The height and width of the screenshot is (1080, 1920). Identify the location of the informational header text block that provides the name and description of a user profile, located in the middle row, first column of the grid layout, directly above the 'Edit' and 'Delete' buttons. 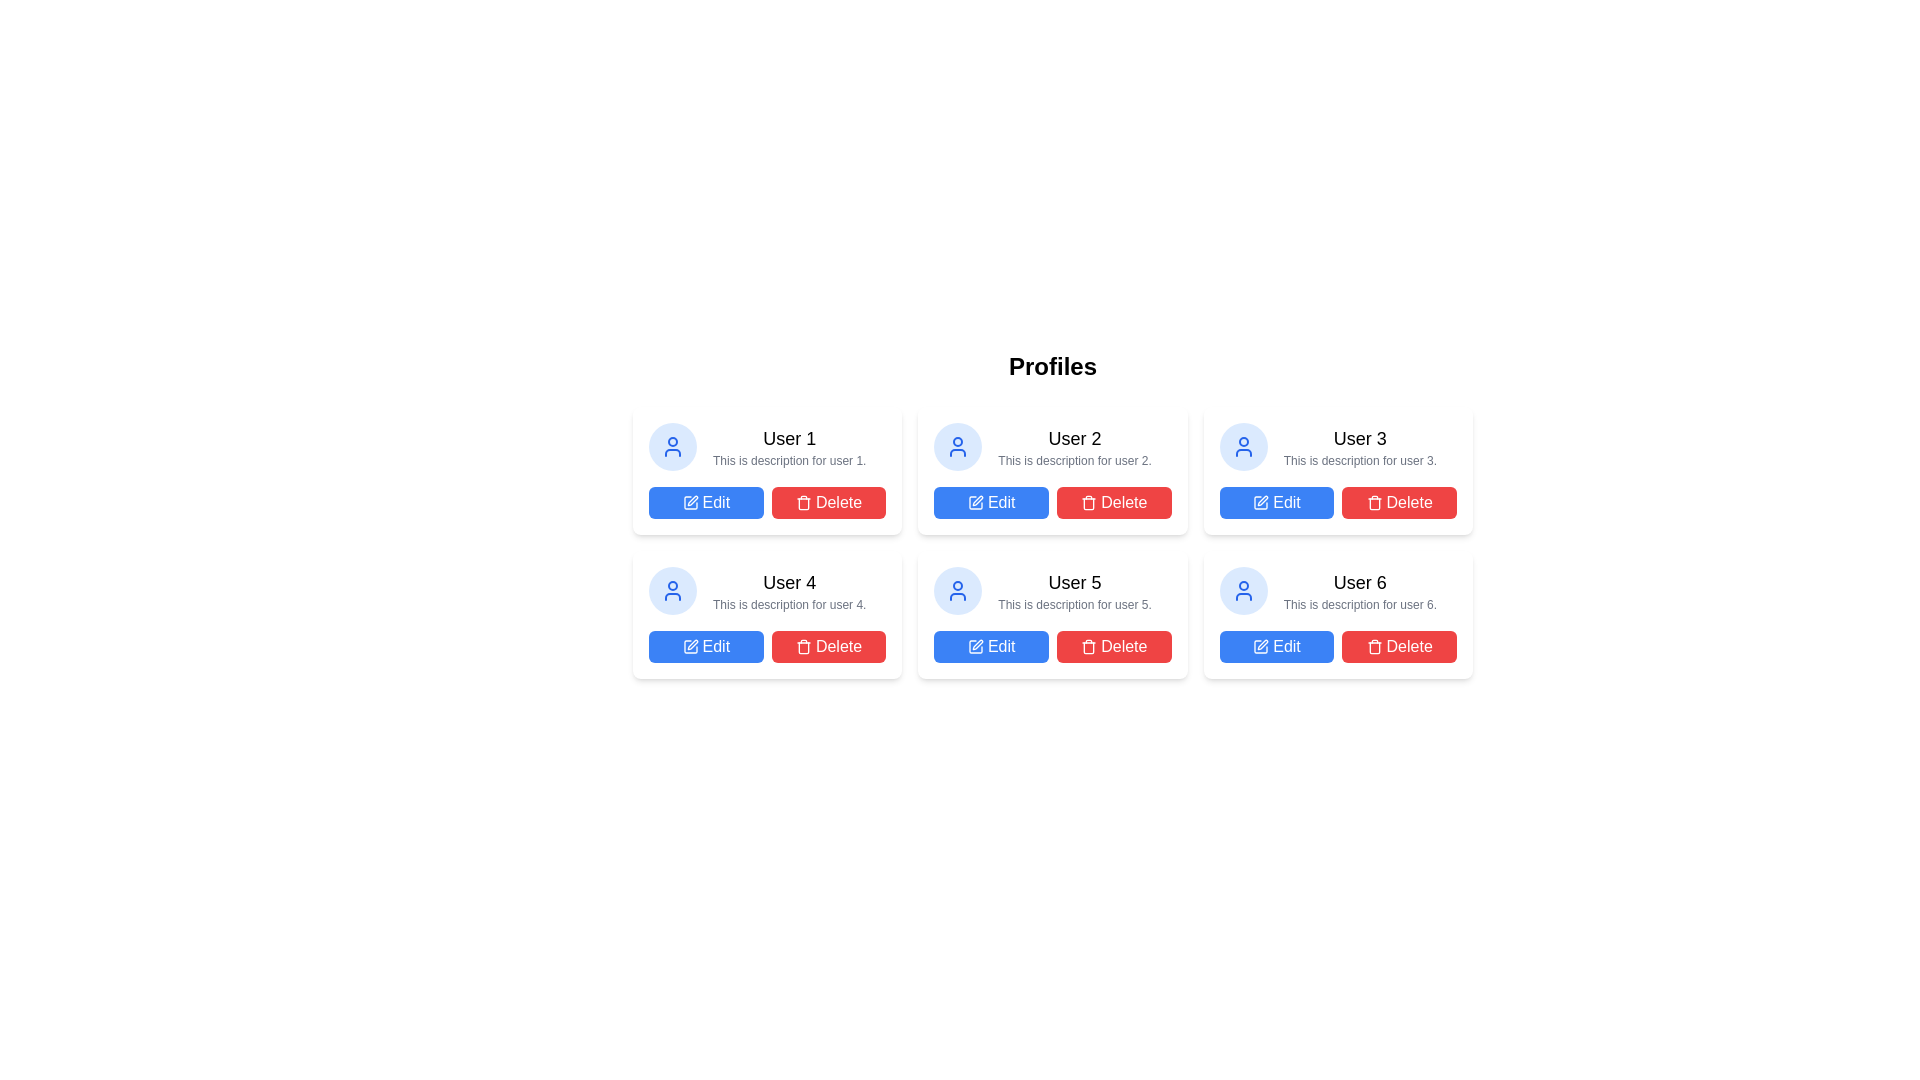
(766, 589).